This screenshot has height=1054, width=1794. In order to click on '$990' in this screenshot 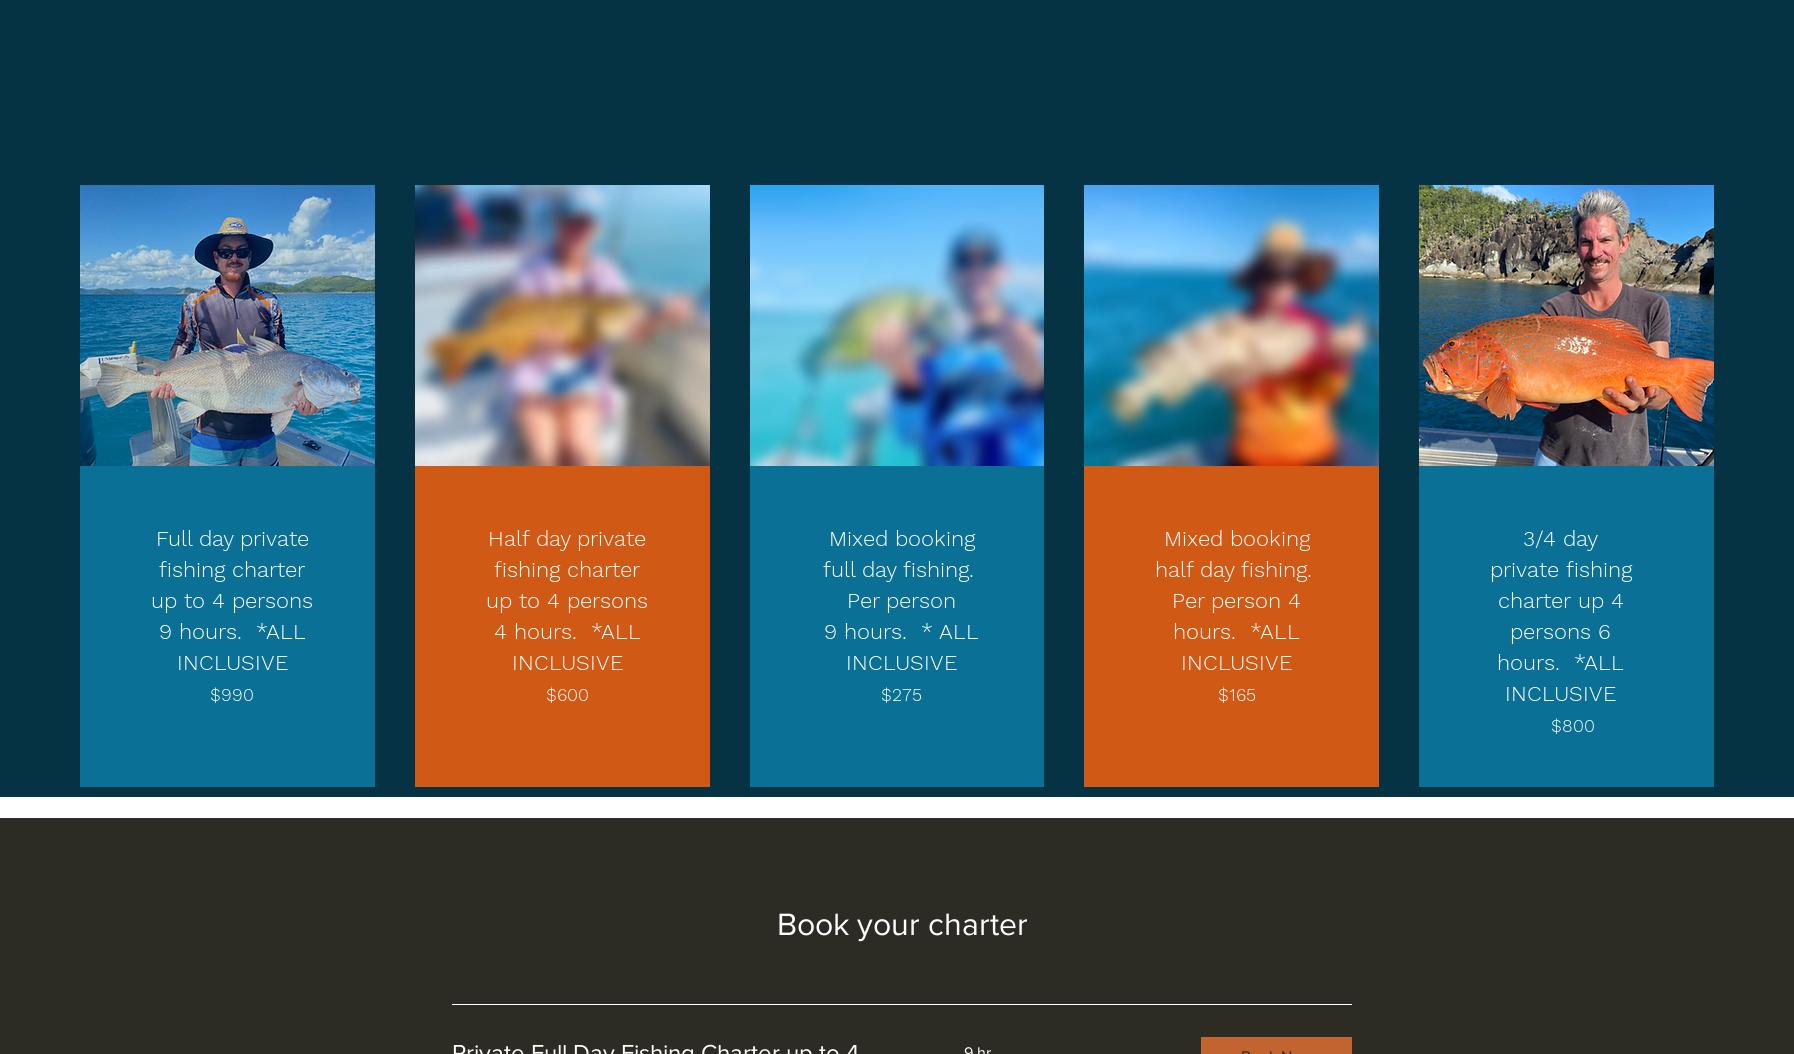, I will do `click(230, 693)`.